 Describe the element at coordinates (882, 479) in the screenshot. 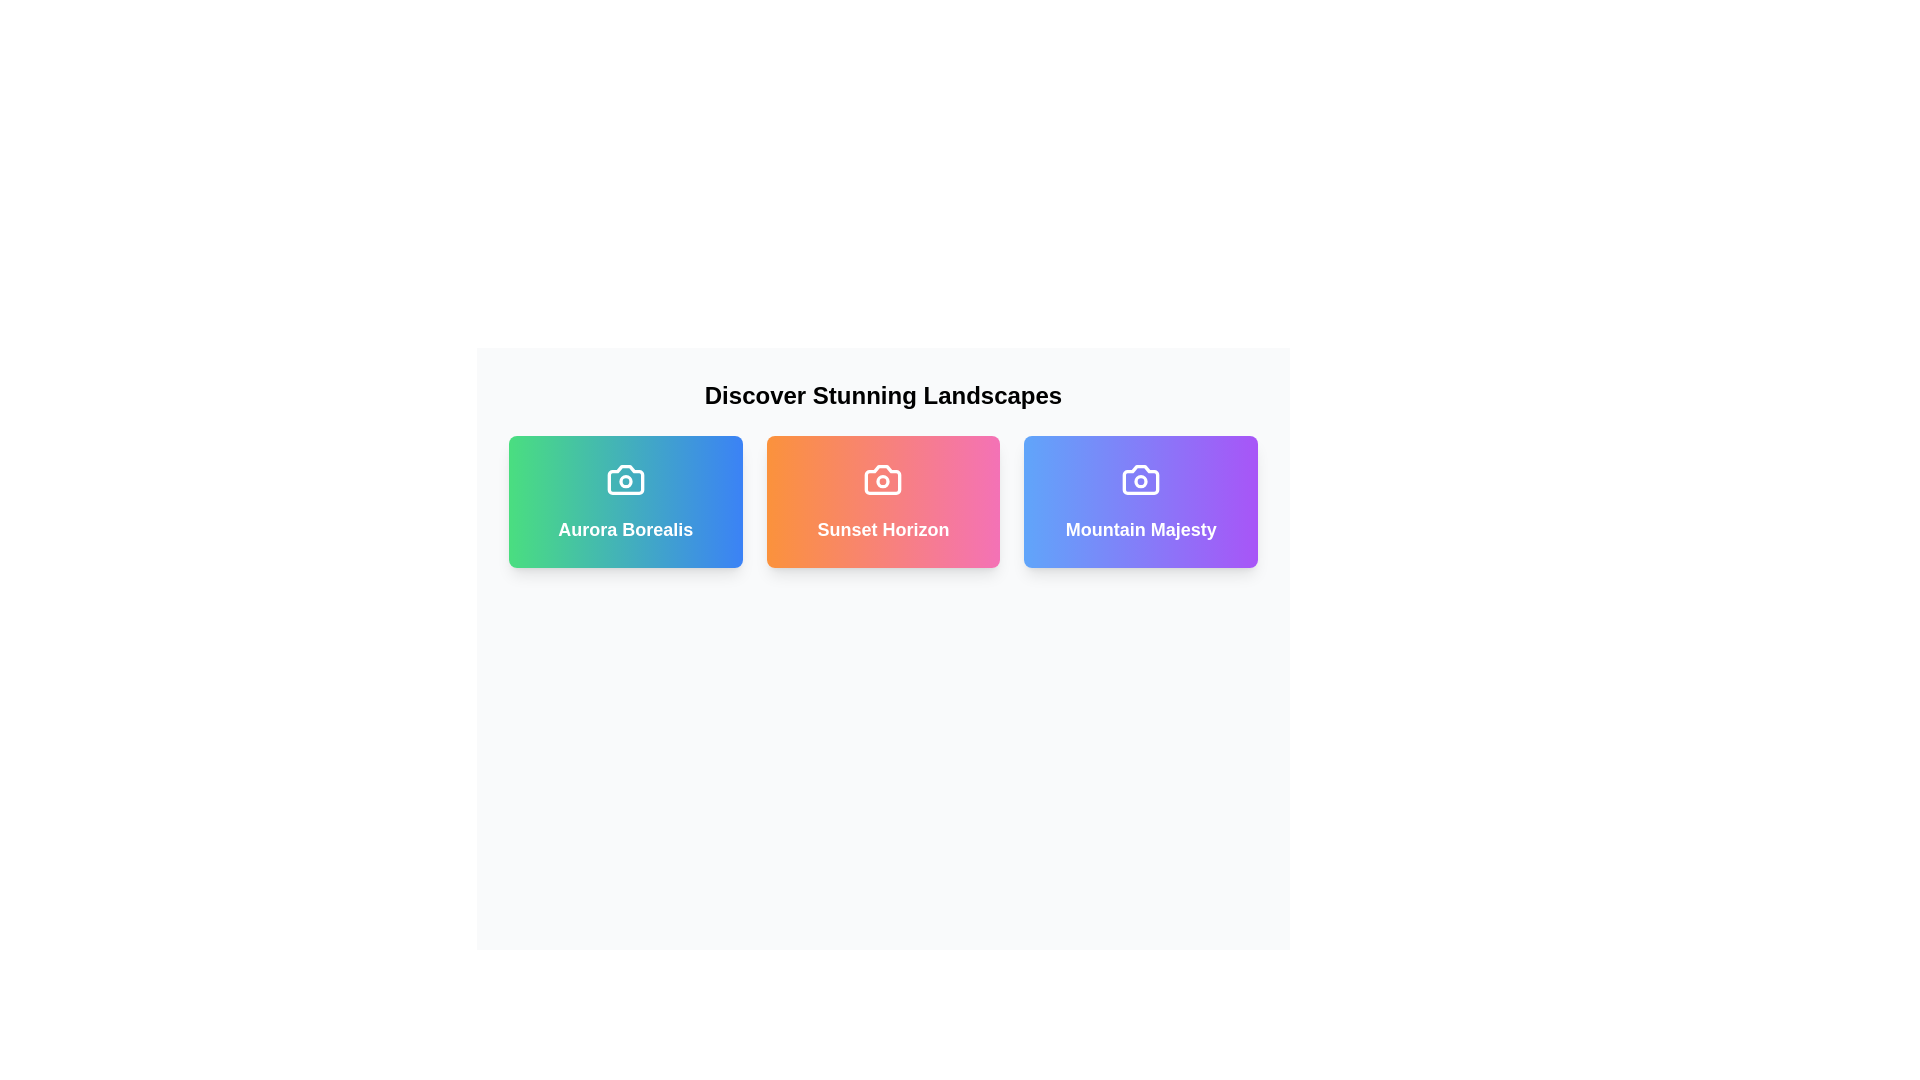

I see `the camera icon with a white outline and round lens, located in the middle card labeled 'Sunset Horizon', which has an orange-to-pink gradient background` at that location.